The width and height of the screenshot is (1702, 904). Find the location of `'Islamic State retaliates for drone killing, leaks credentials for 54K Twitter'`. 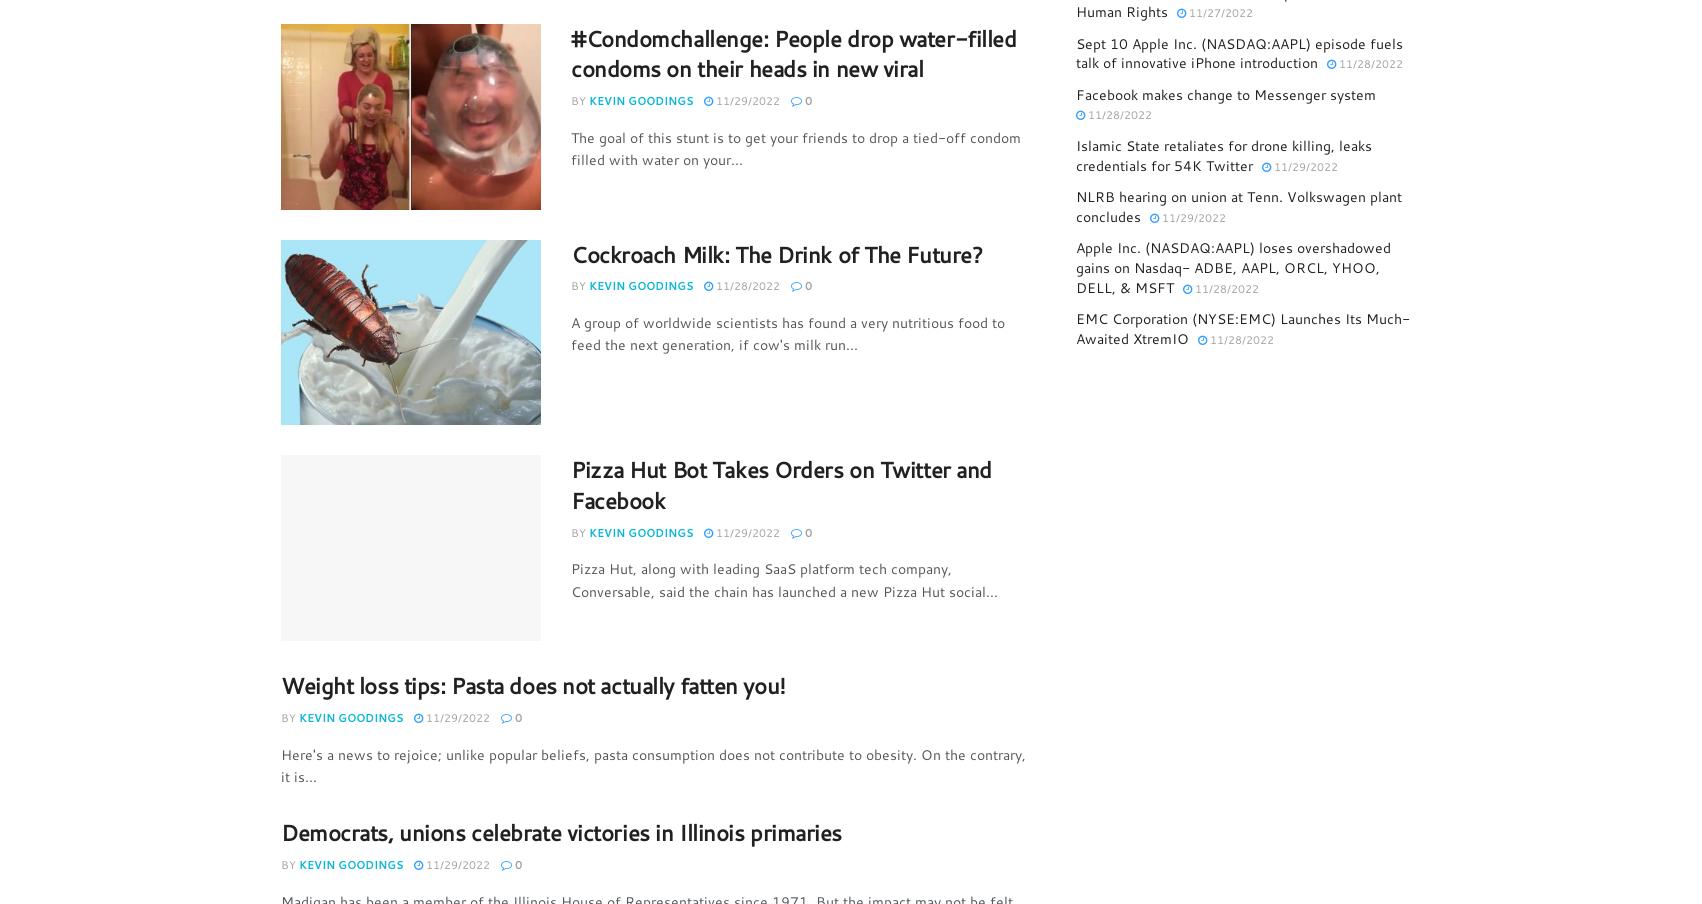

'Islamic State retaliates for drone killing, leaks credentials for 54K Twitter' is located at coordinates (1224, 154).